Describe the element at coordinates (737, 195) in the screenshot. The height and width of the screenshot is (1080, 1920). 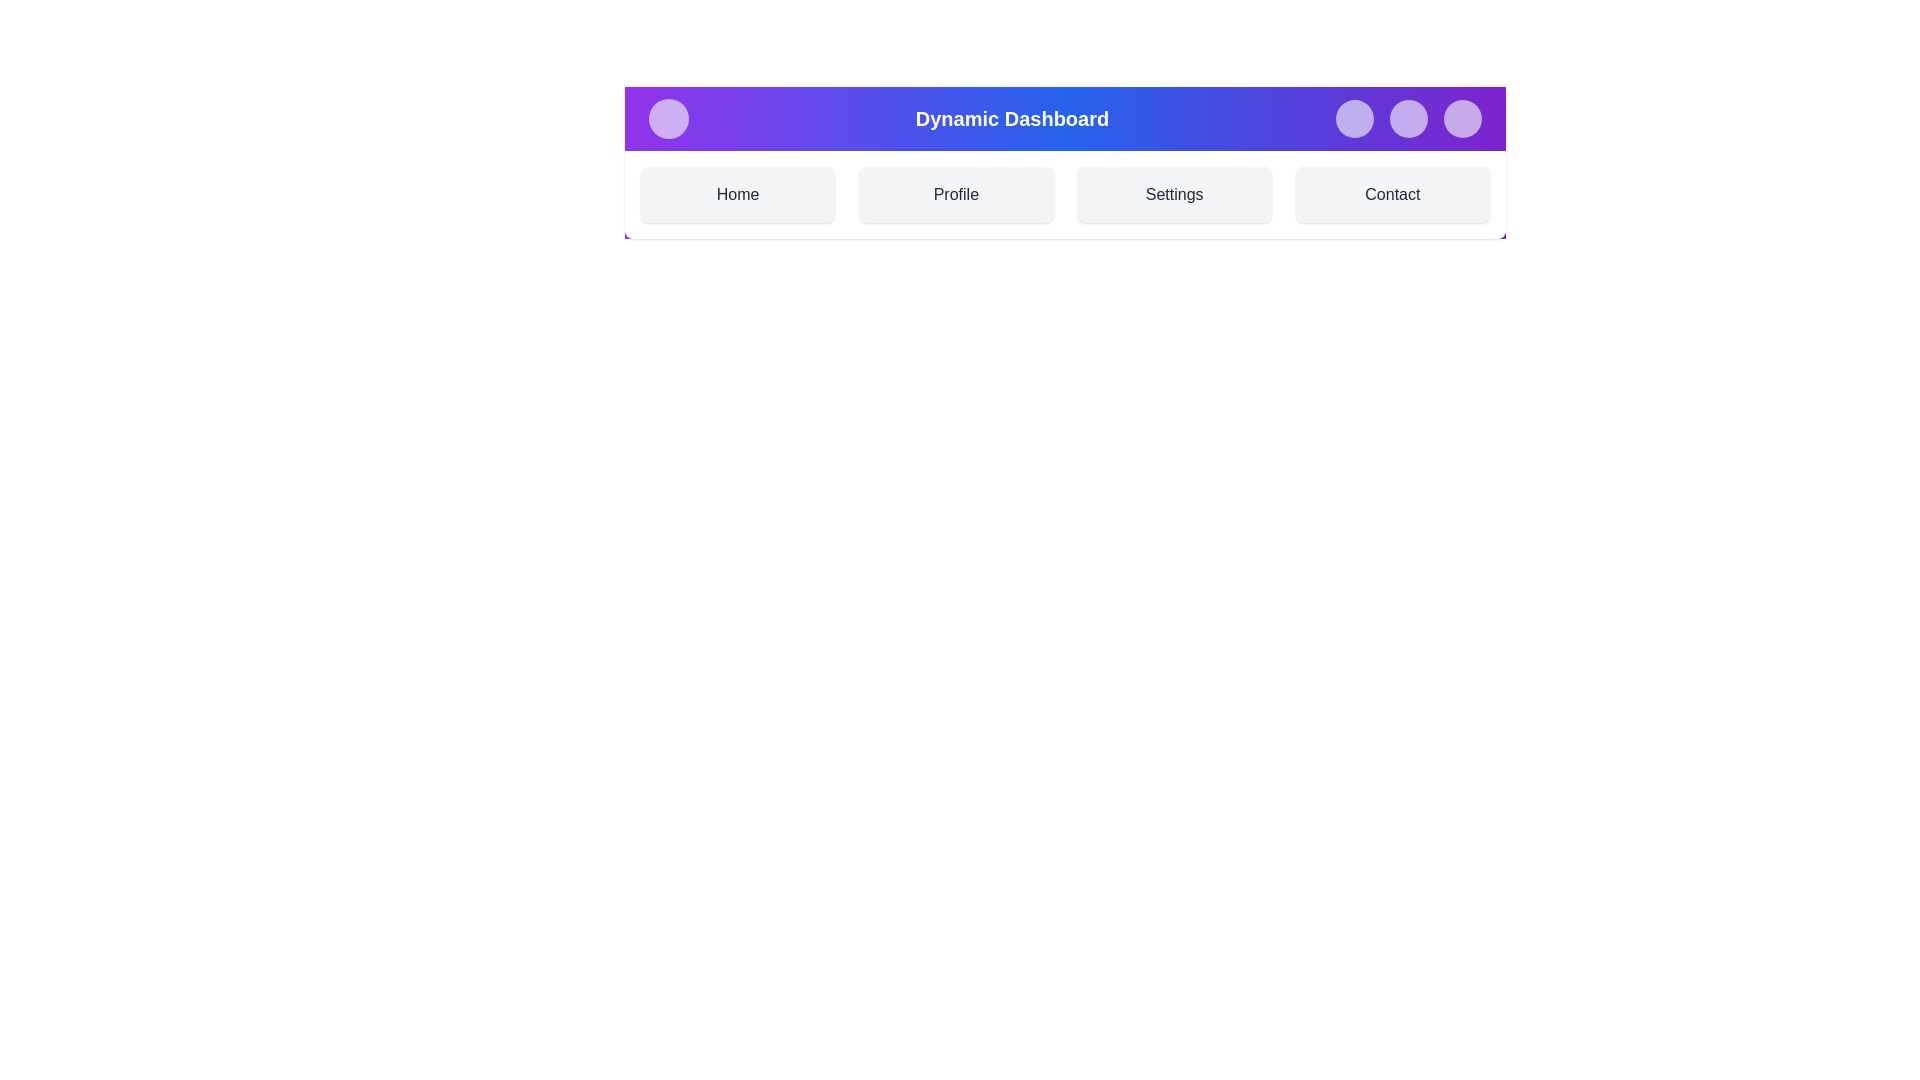
I see `the 'Home' section to view its content` at that location.